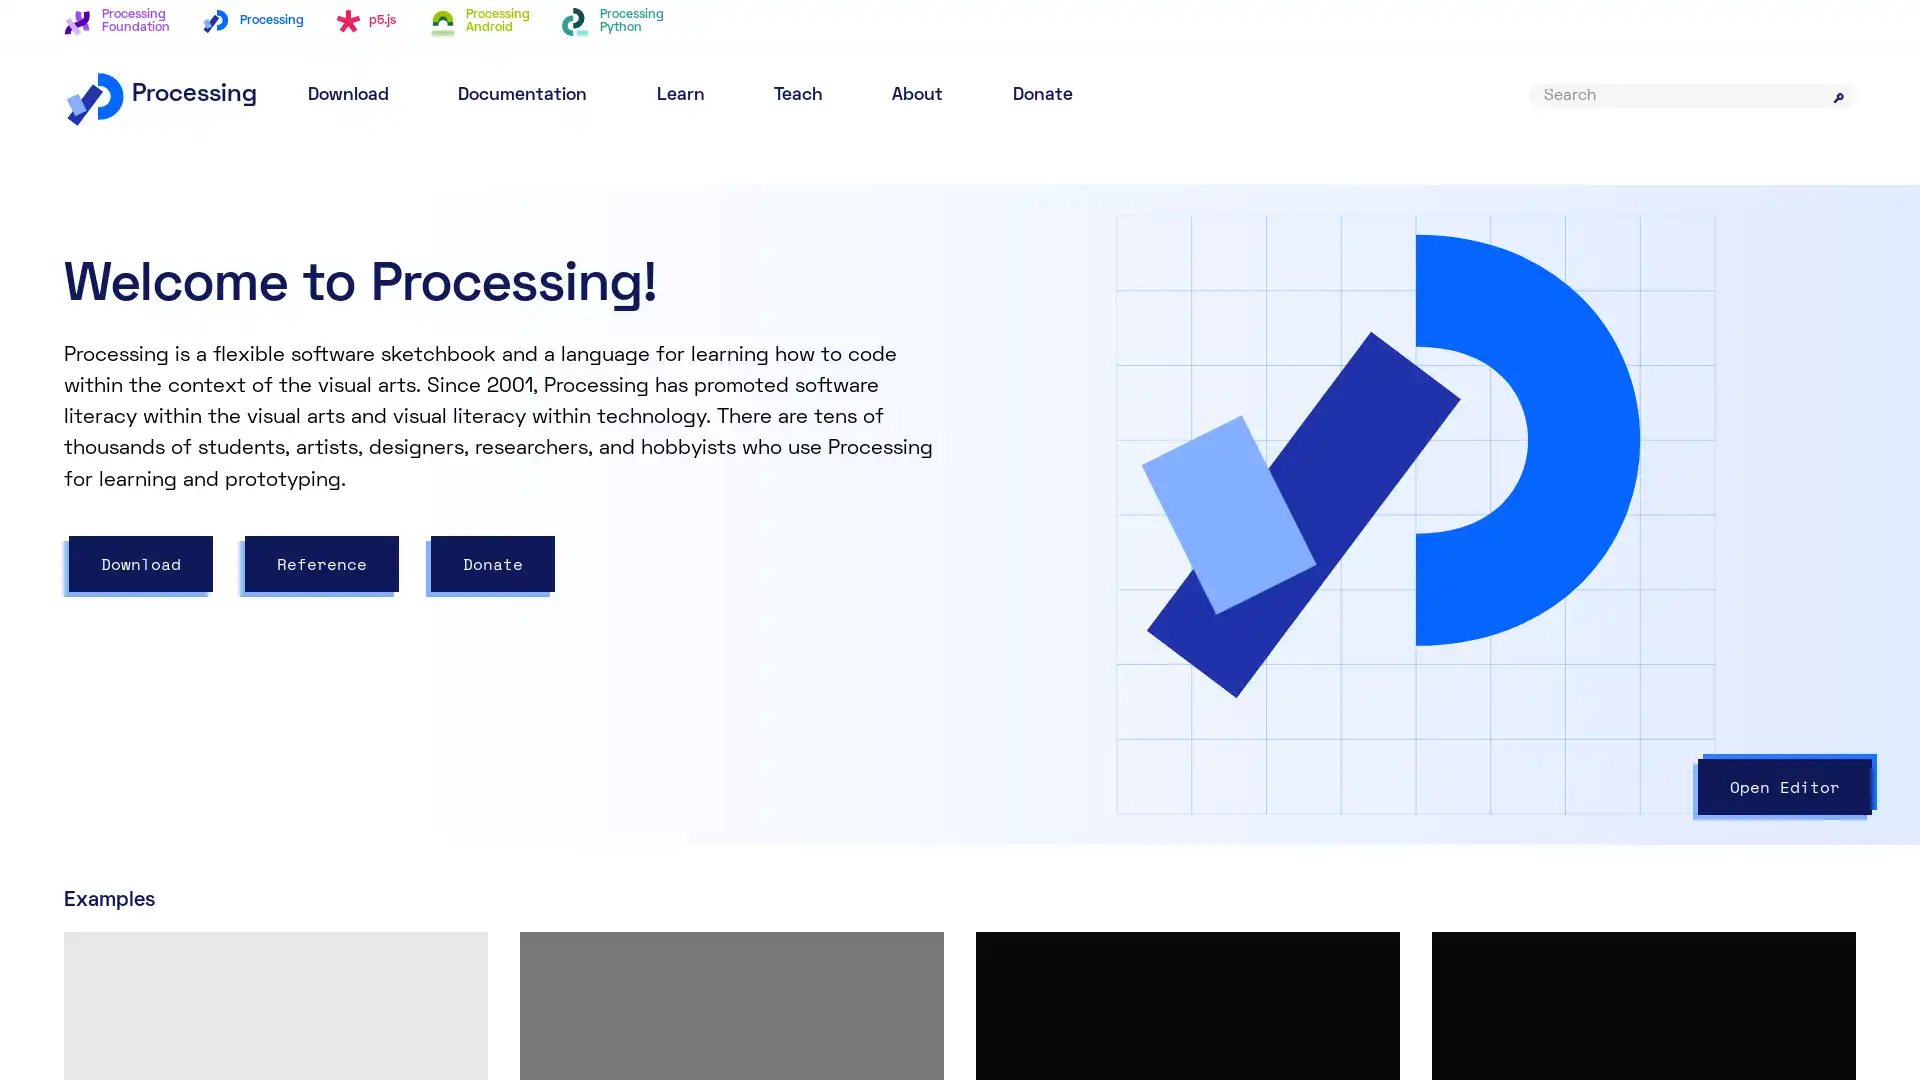  I want to click on change position, so click(1193, 616).